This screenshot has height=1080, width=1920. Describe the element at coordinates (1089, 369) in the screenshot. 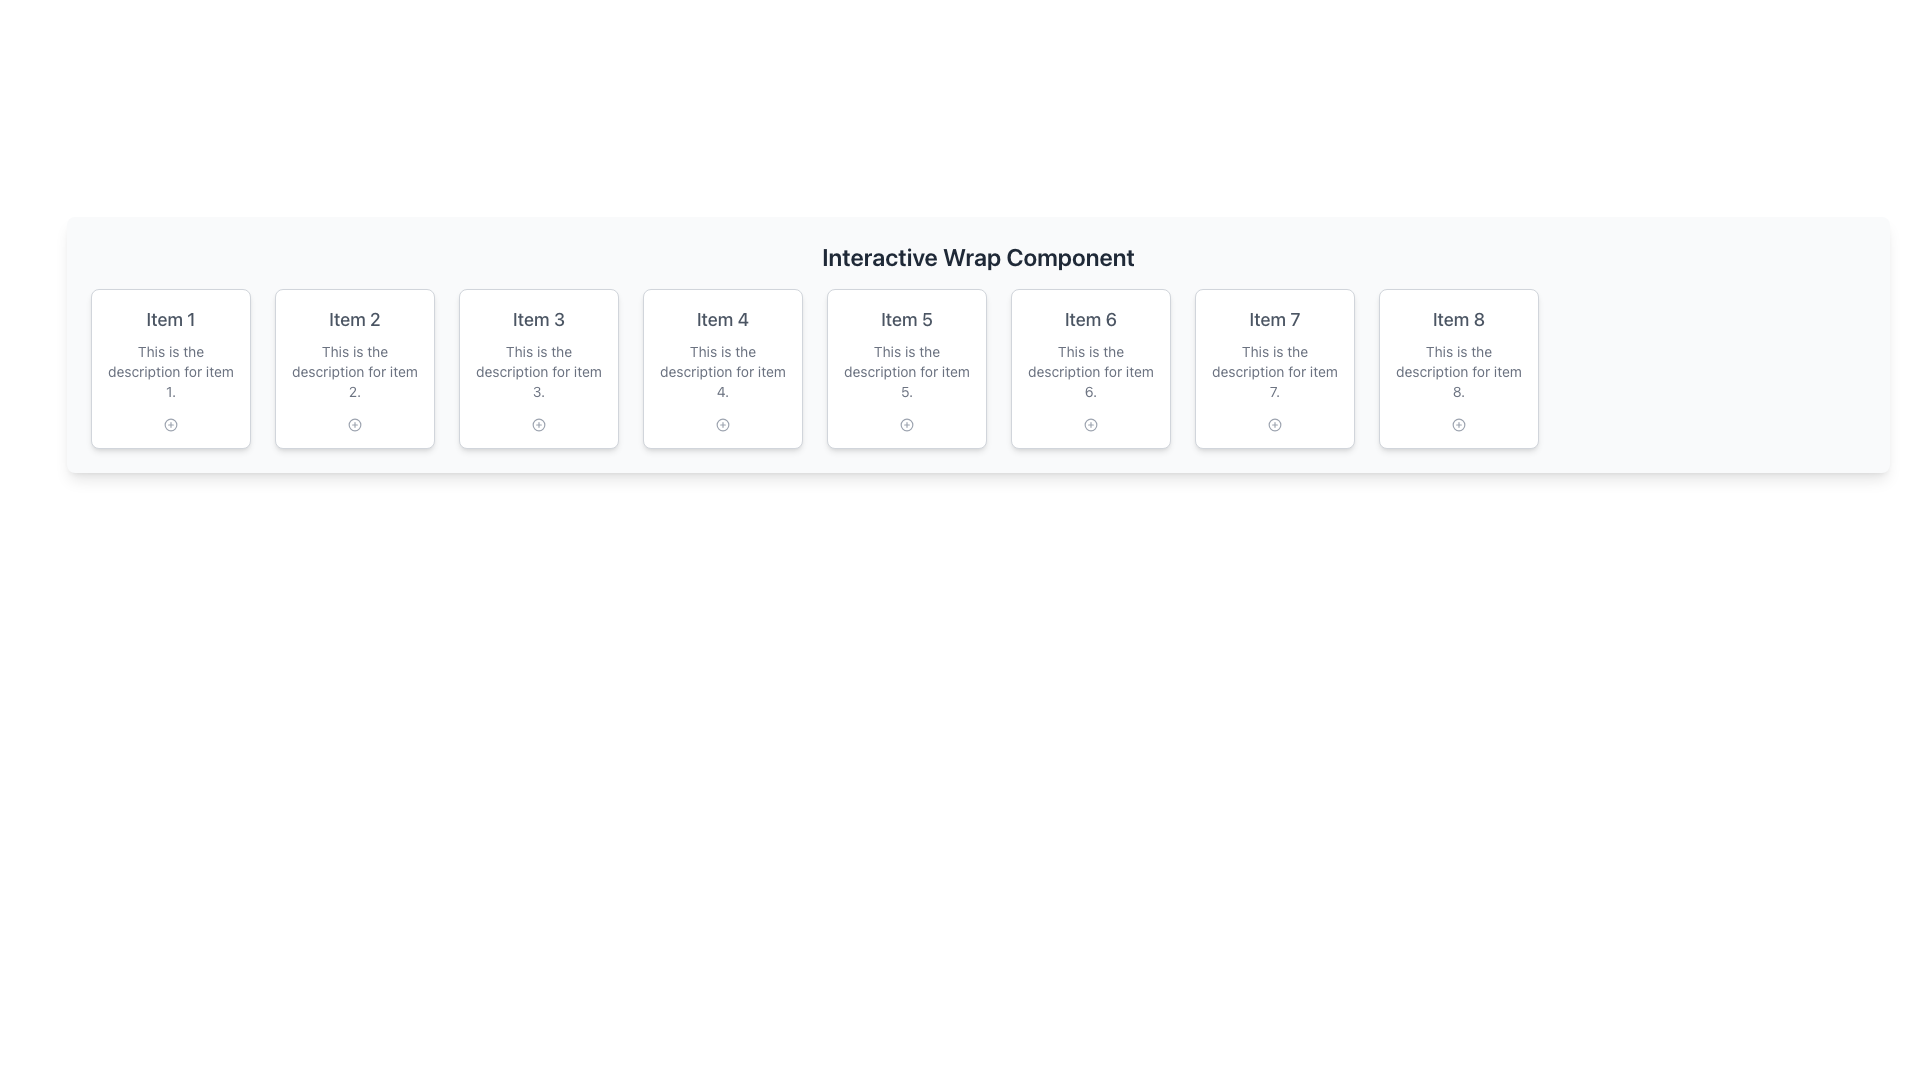

I see `the Card titled 'Item 6', which is a rectangular card with a white background and rounded corners, located in the center-right of the interface` at that location.